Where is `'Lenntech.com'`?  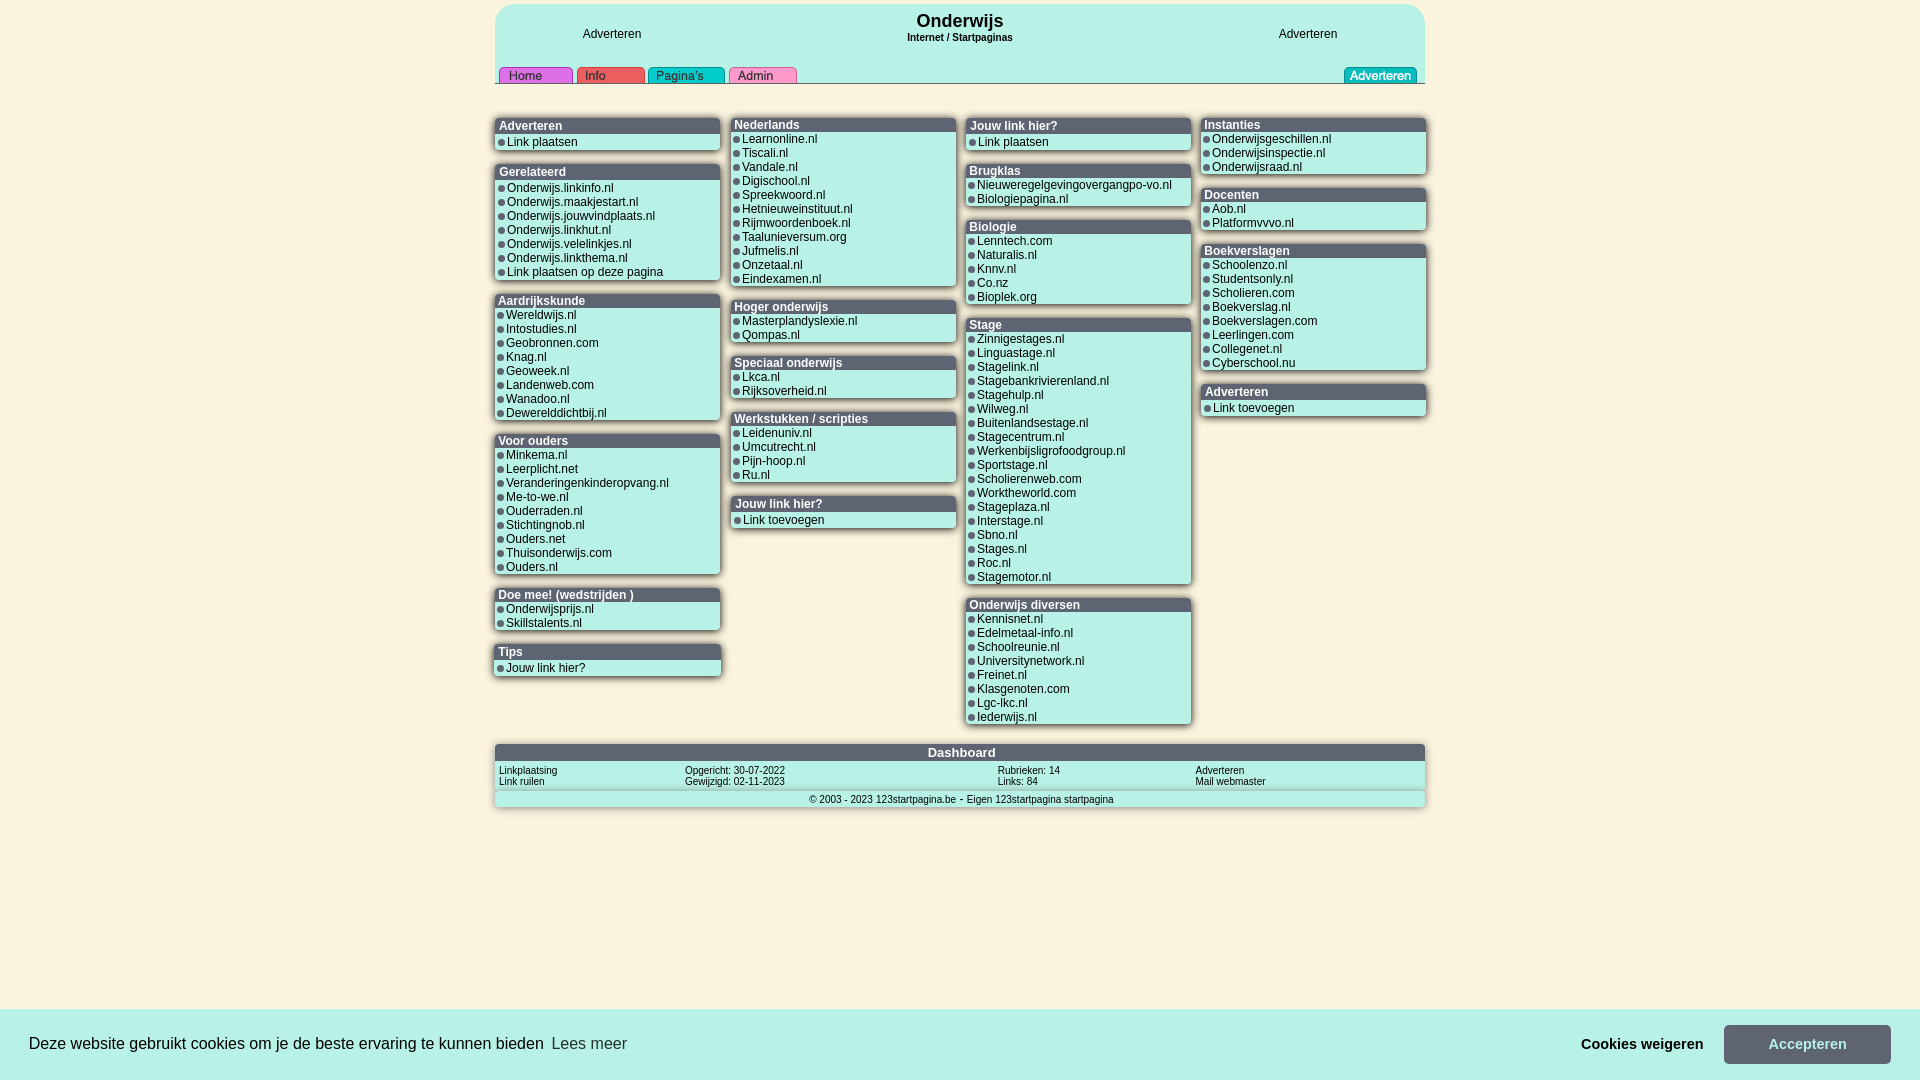 'Lenntech.com' is located at coordinates (1014, 239).